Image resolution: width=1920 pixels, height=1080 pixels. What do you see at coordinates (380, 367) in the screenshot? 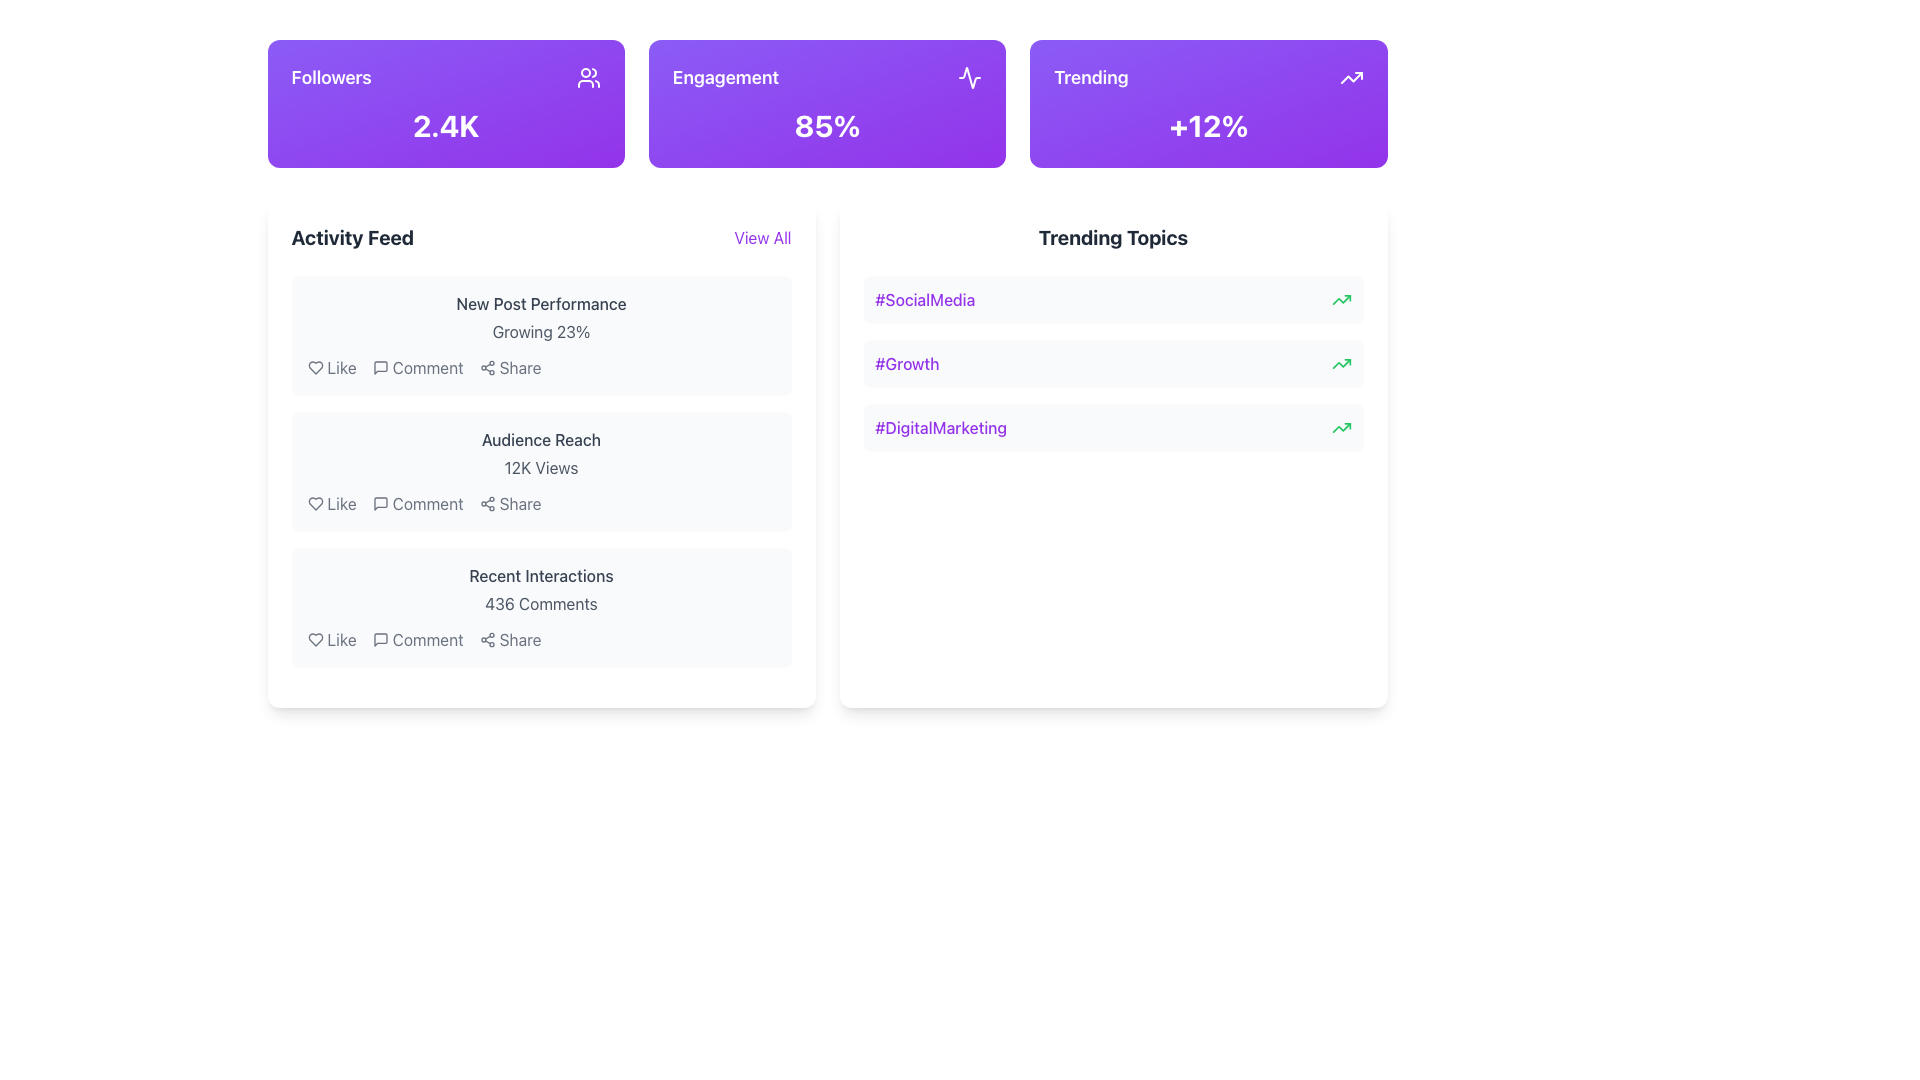
I see `the comment icon located in the 'Activity Feed' section, immediately to the left of the 'Comment' label and to the right of the 'Like' button, associated with the post titled 'New Post Performance'` at bounding box center [380, 367].